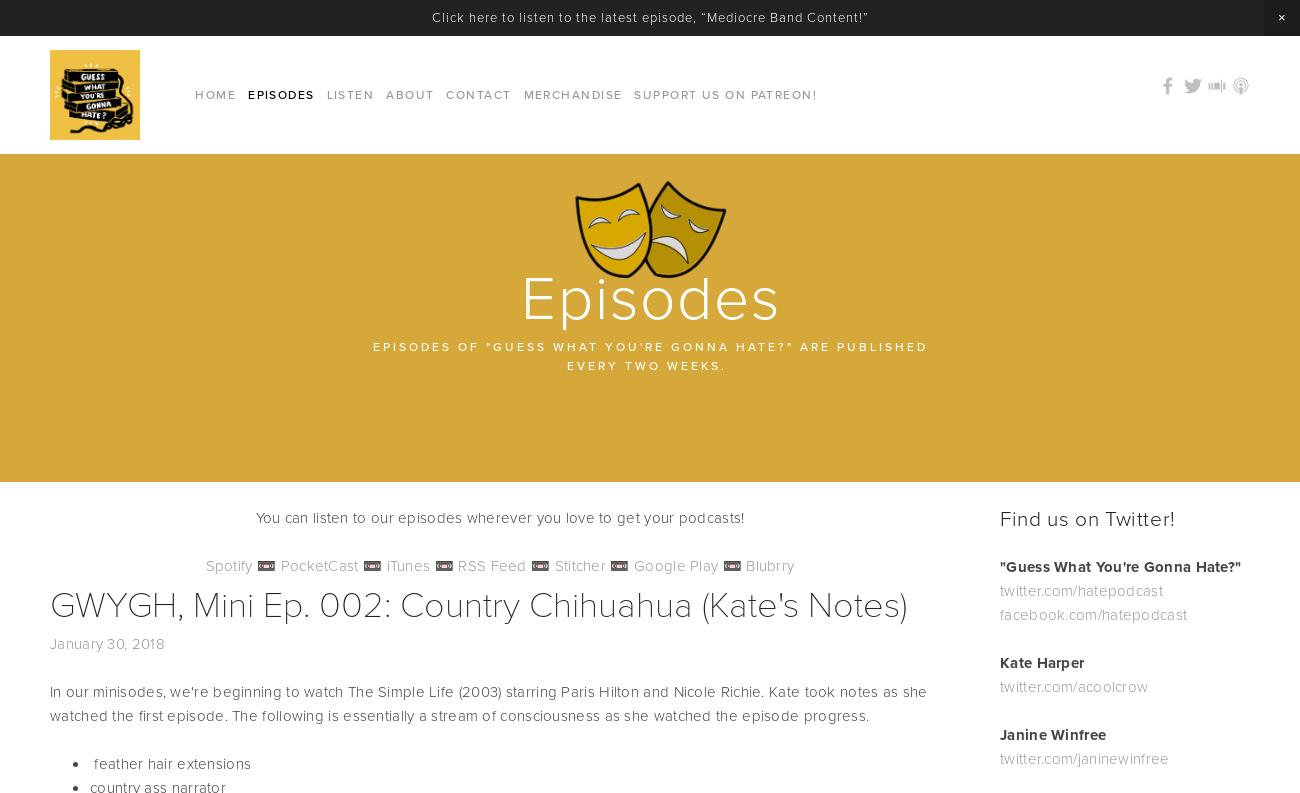  What do you see at coordinates (768, 564) in the screenshot?
I see `'Blubrry'` at bounding box center [768, 564].